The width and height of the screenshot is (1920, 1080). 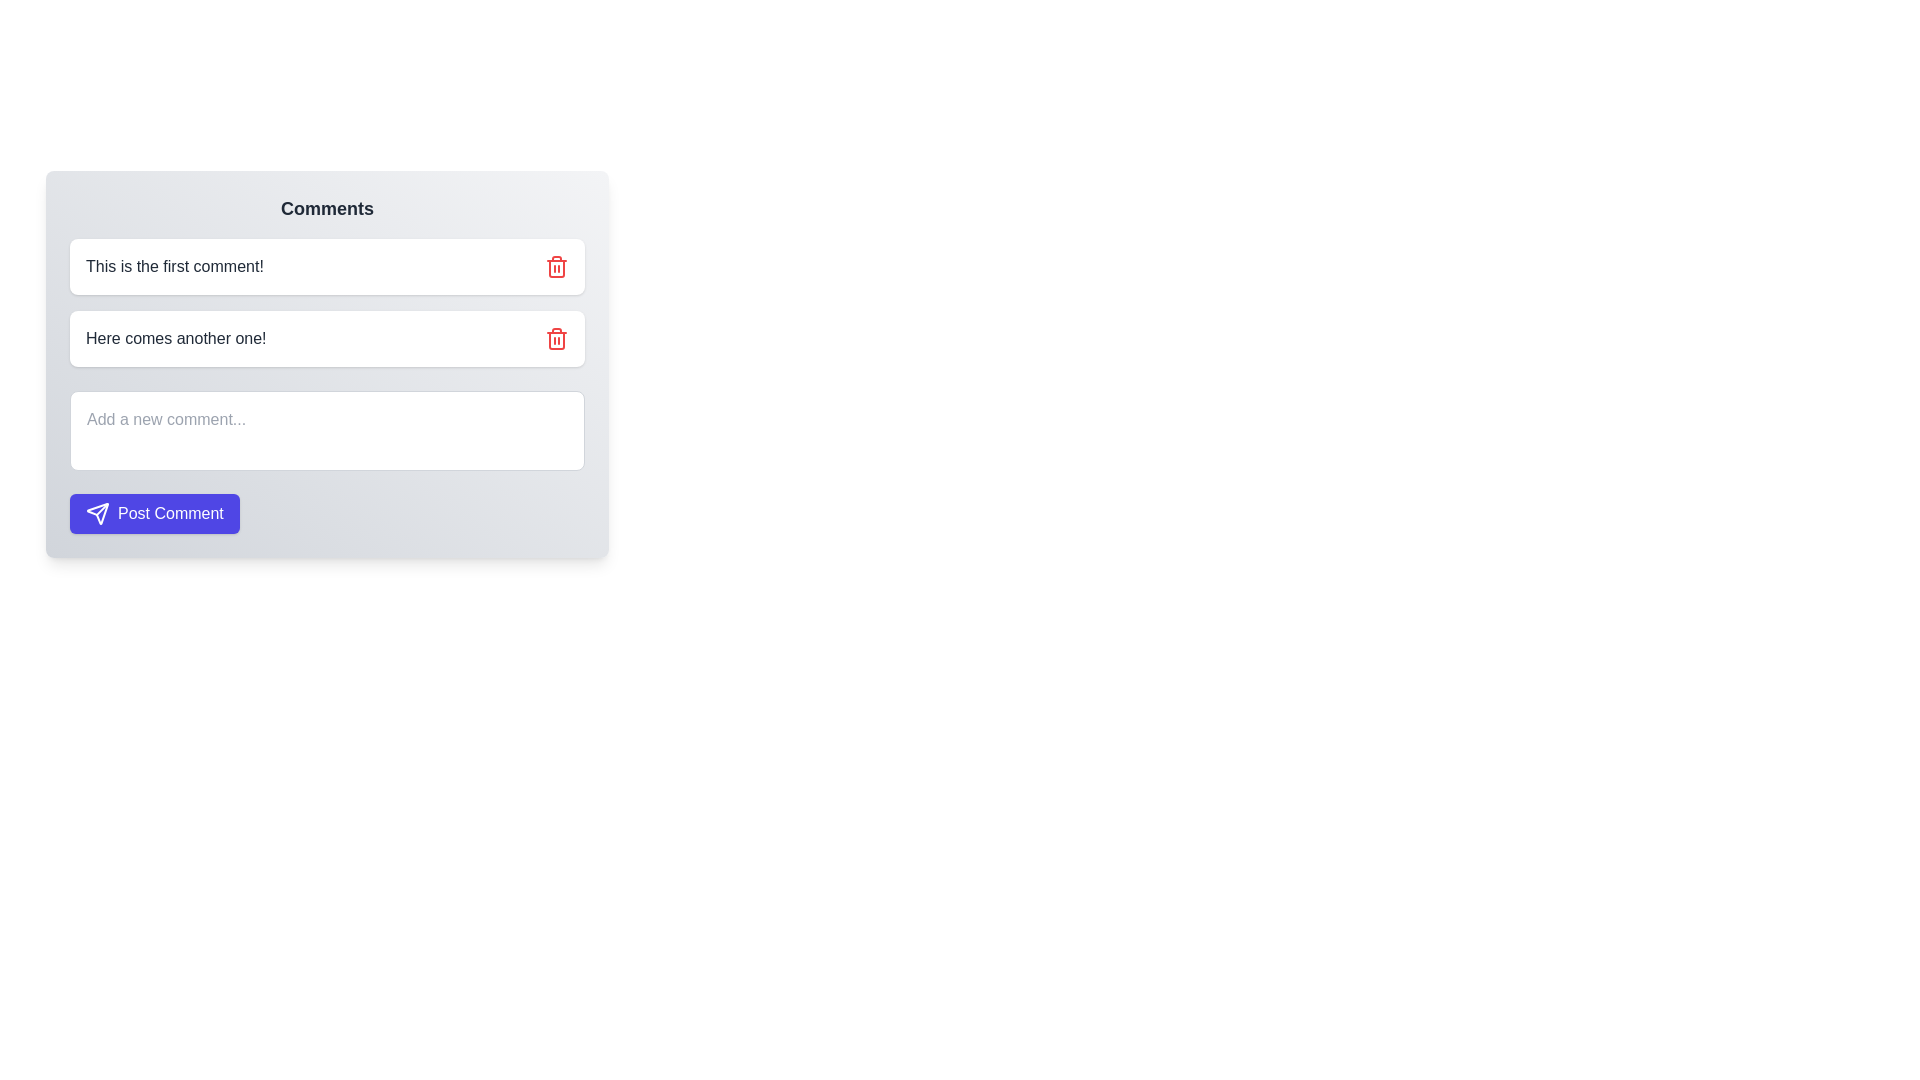 I want to click on the delete icon button located at the far-right side of the comment box containing the text 'Here comes another one!', so click(x=556, y=338).